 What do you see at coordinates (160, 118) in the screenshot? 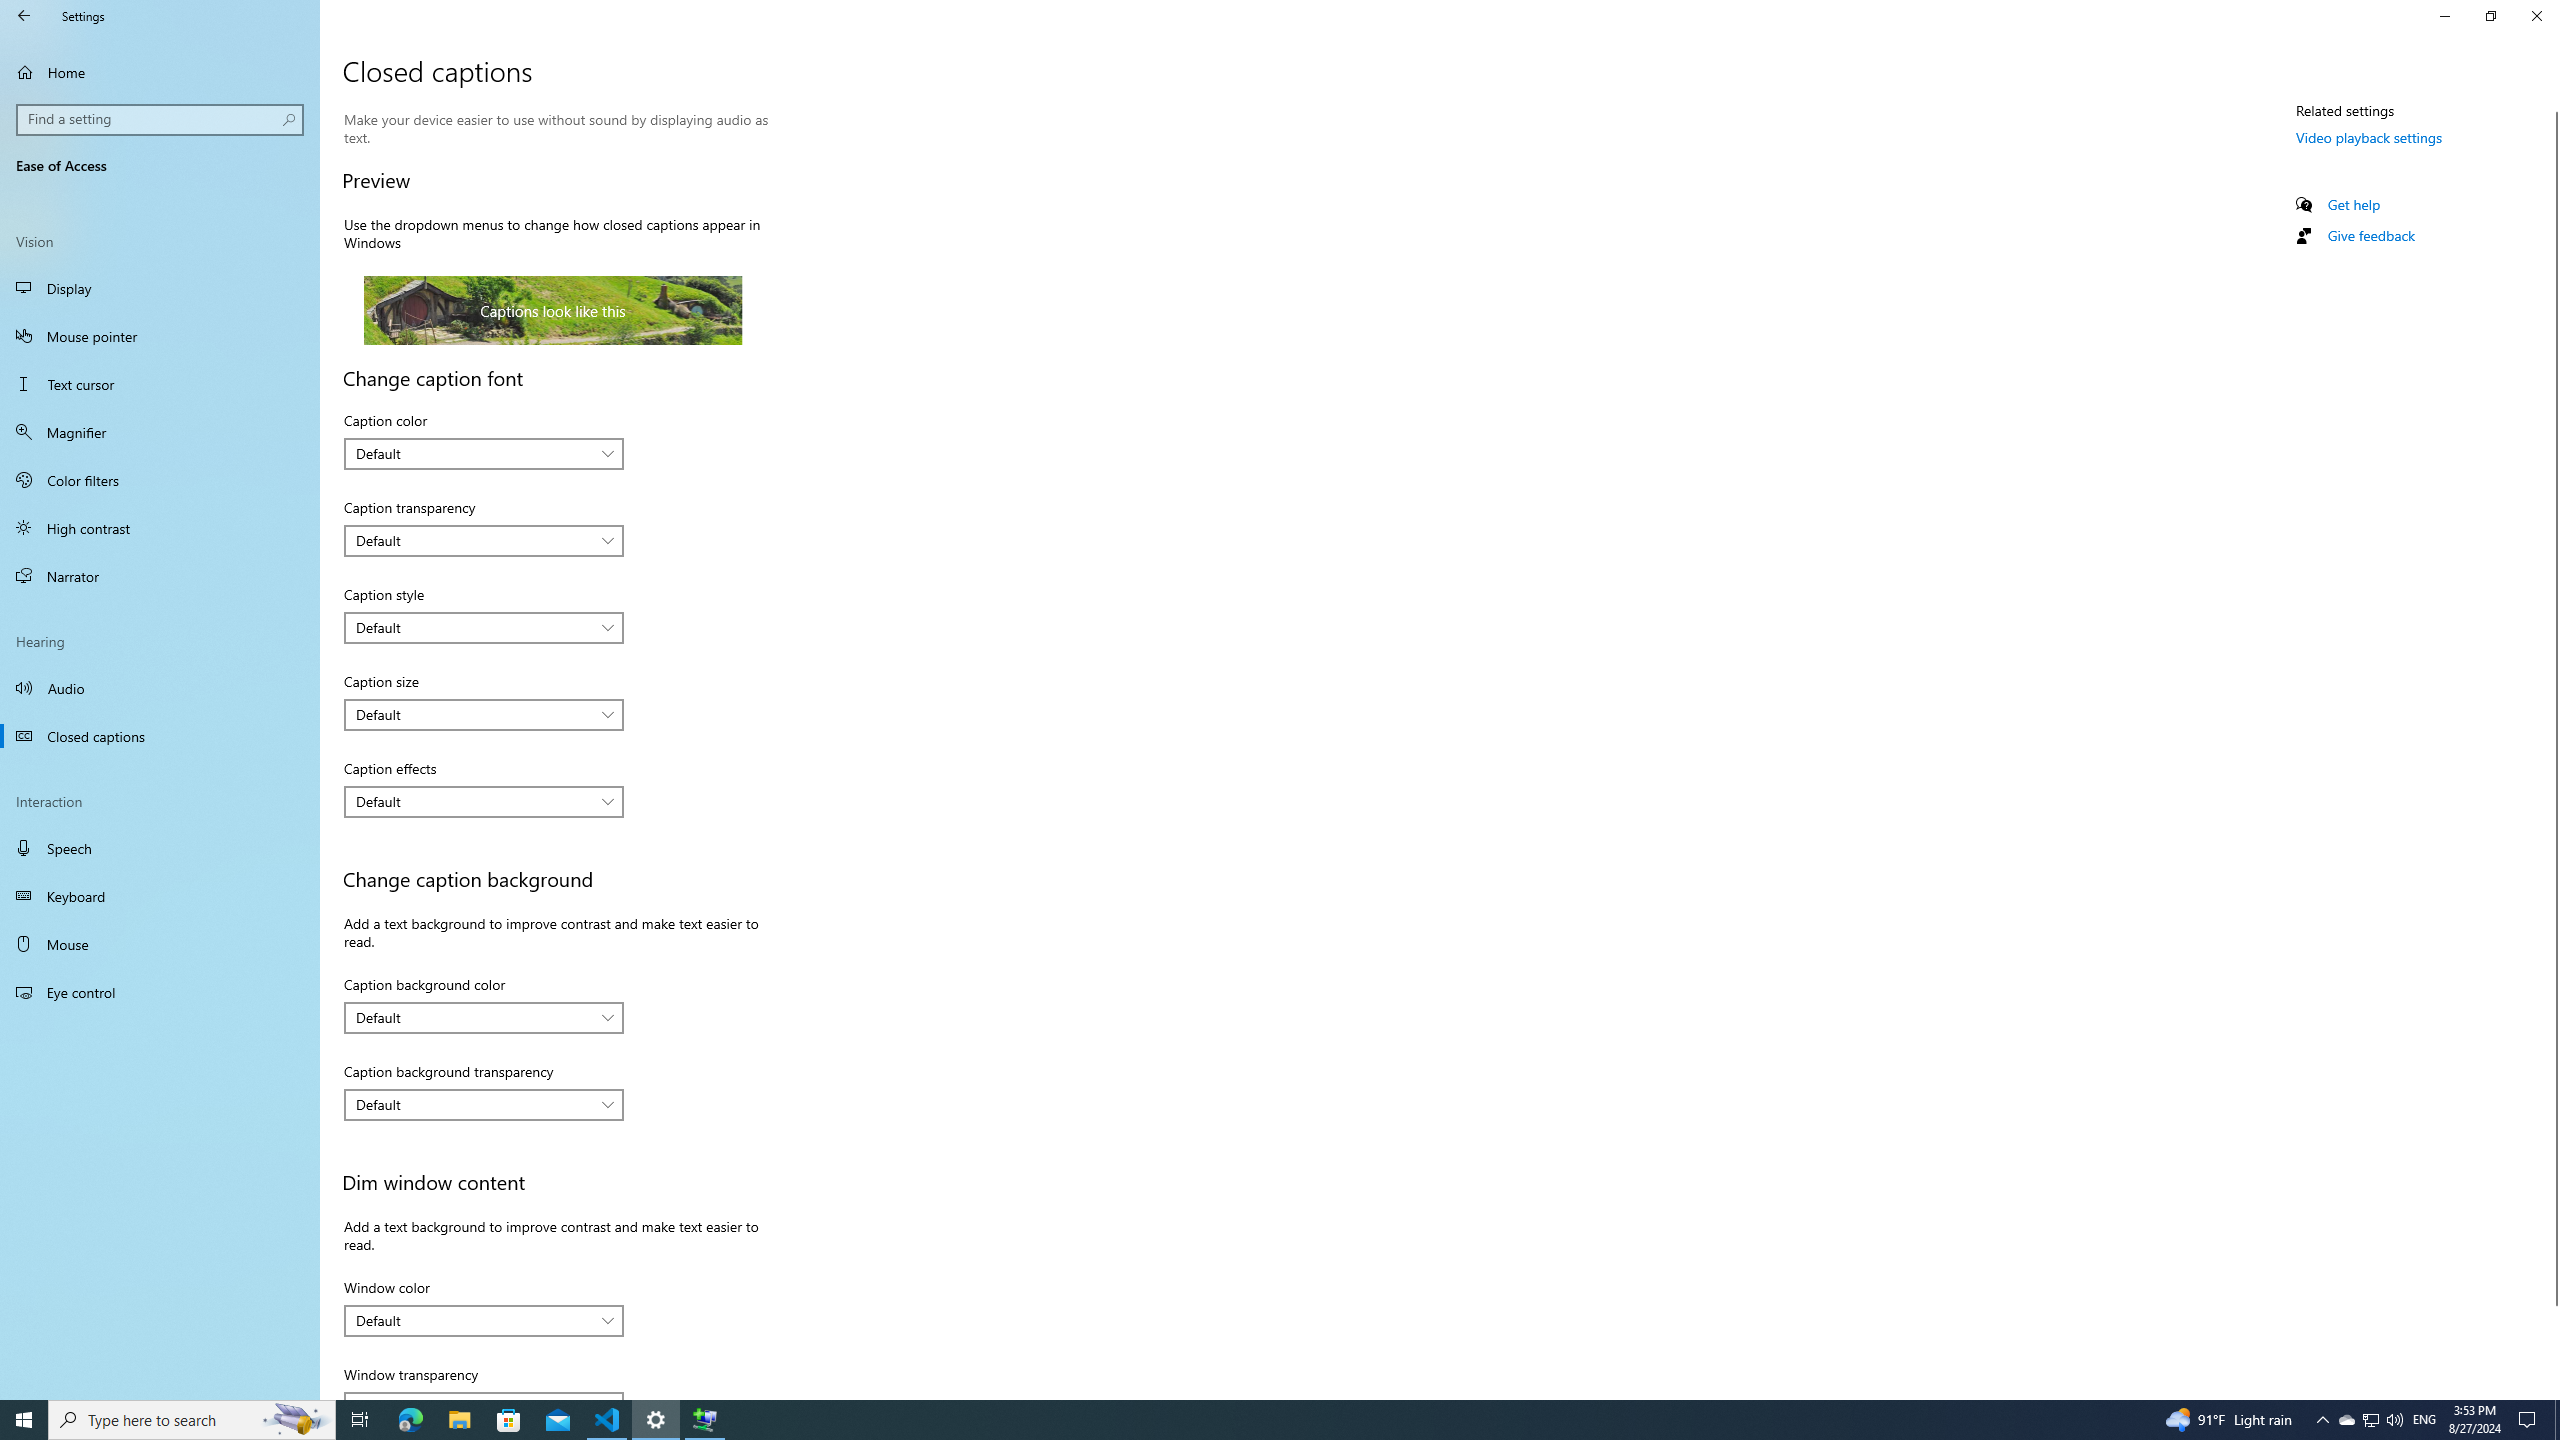
I see `'Search box, Find a setting'` at bounding box center [160, 118].